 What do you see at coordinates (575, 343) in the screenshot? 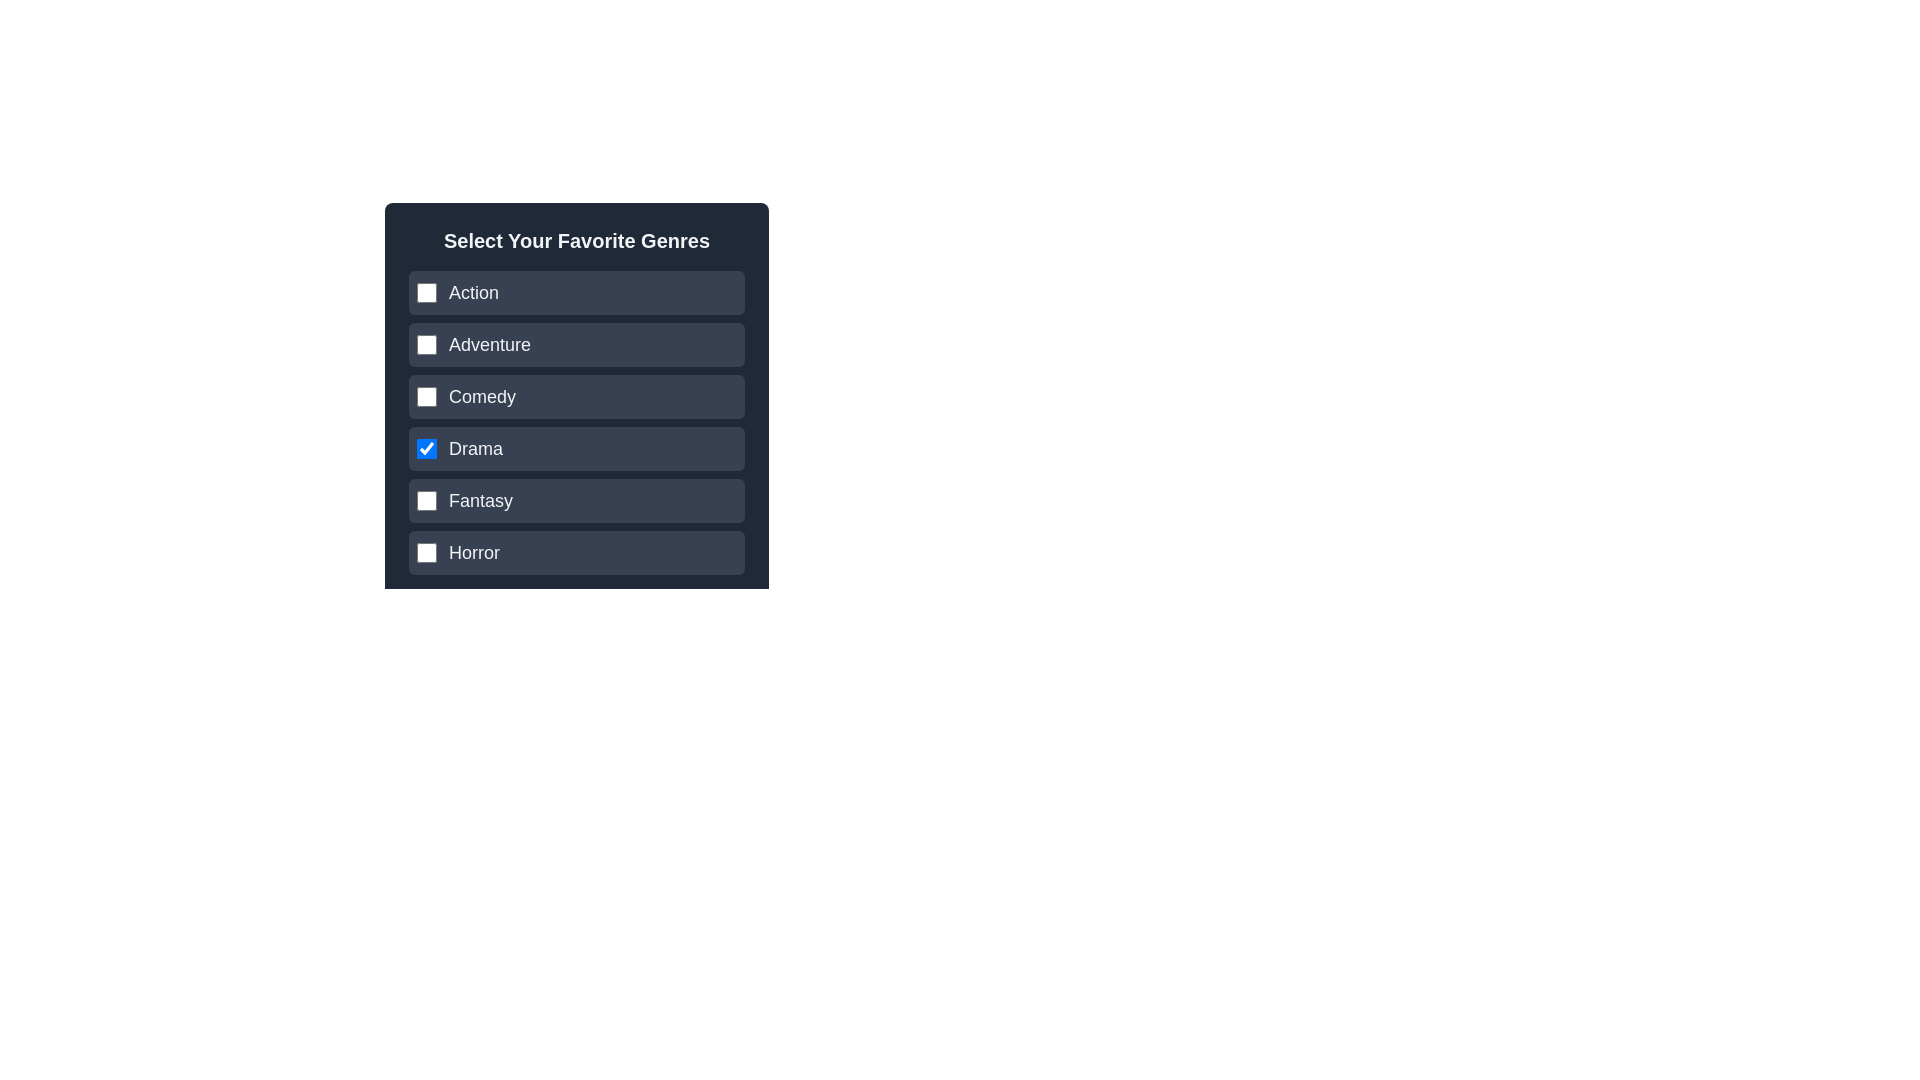
I see `the second selectable list item with a checkbox component representing the 'Adventure' genre for keyboard or accessibility interactions` at bounding box center [575, 343].